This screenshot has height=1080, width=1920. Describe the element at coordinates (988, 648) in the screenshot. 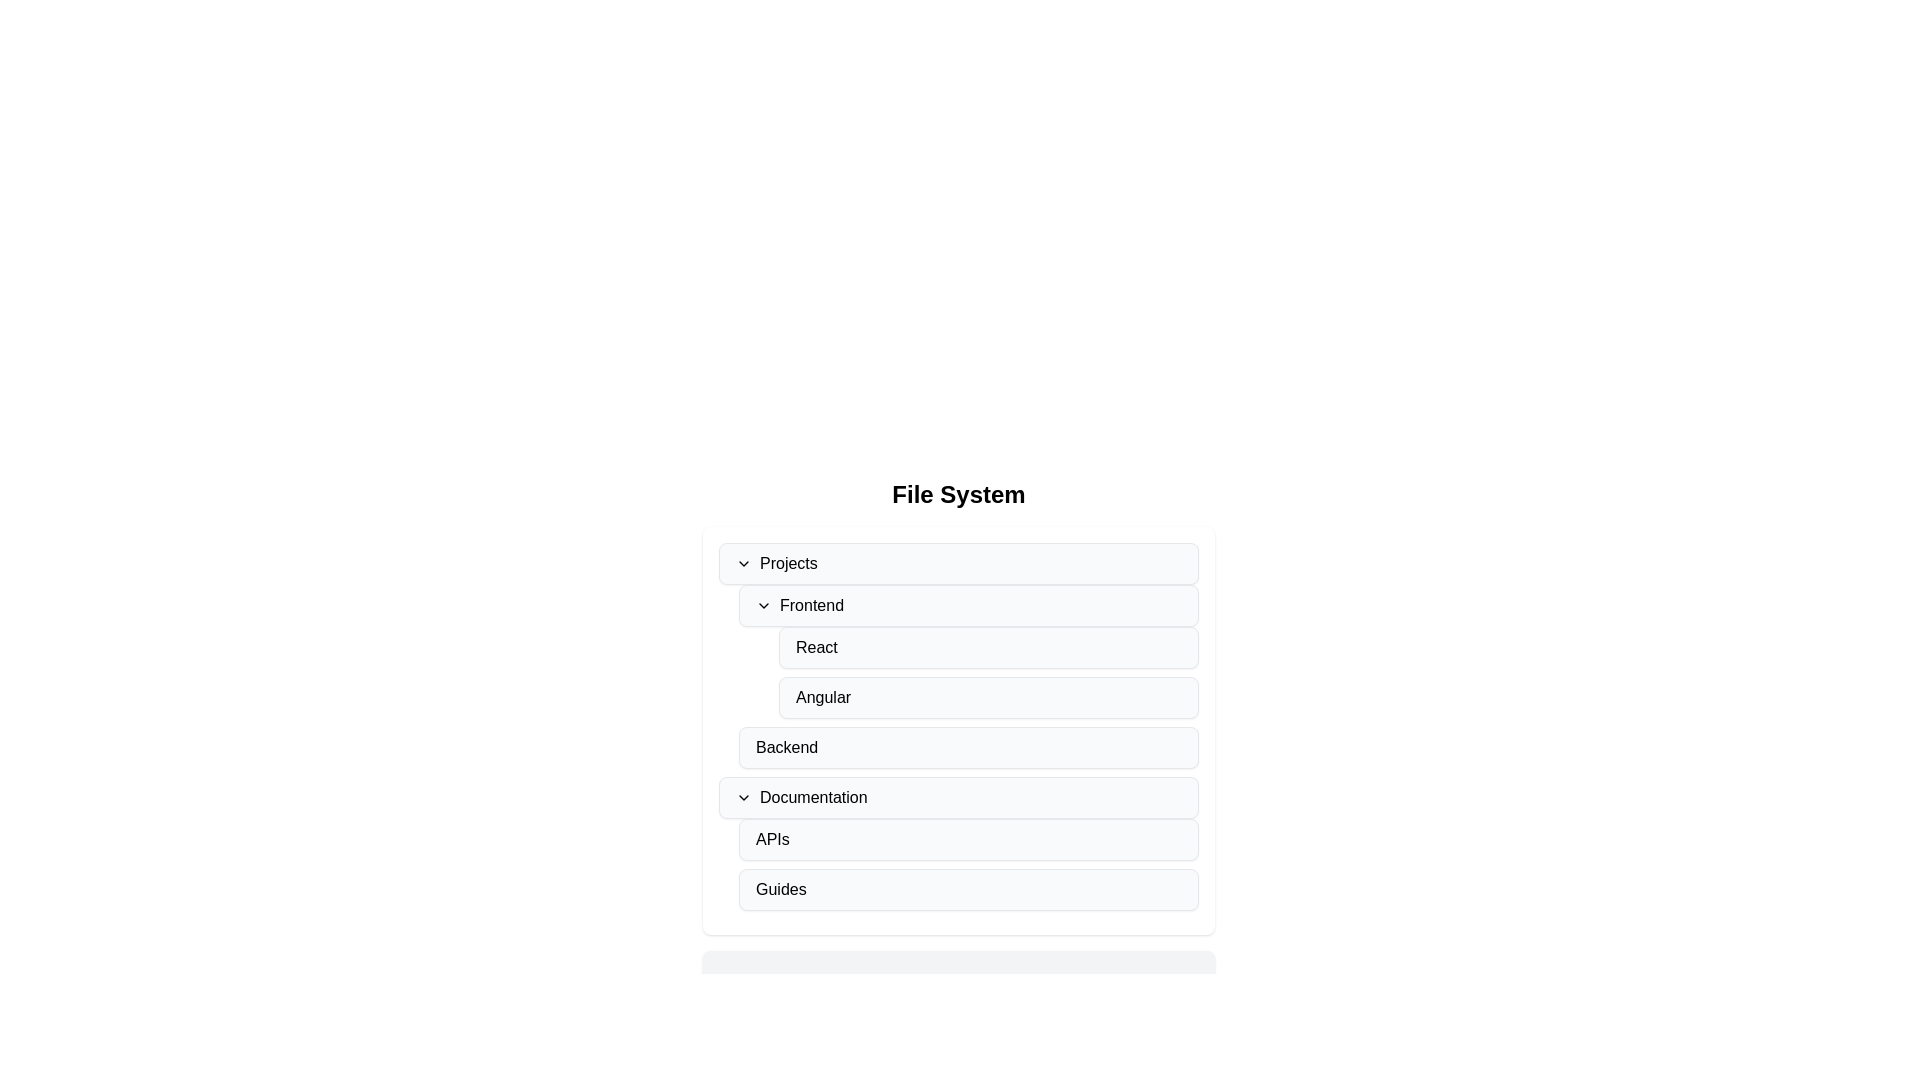

I see `the 'React' button located in the 'Frontend' section of the navigational list` at that location.